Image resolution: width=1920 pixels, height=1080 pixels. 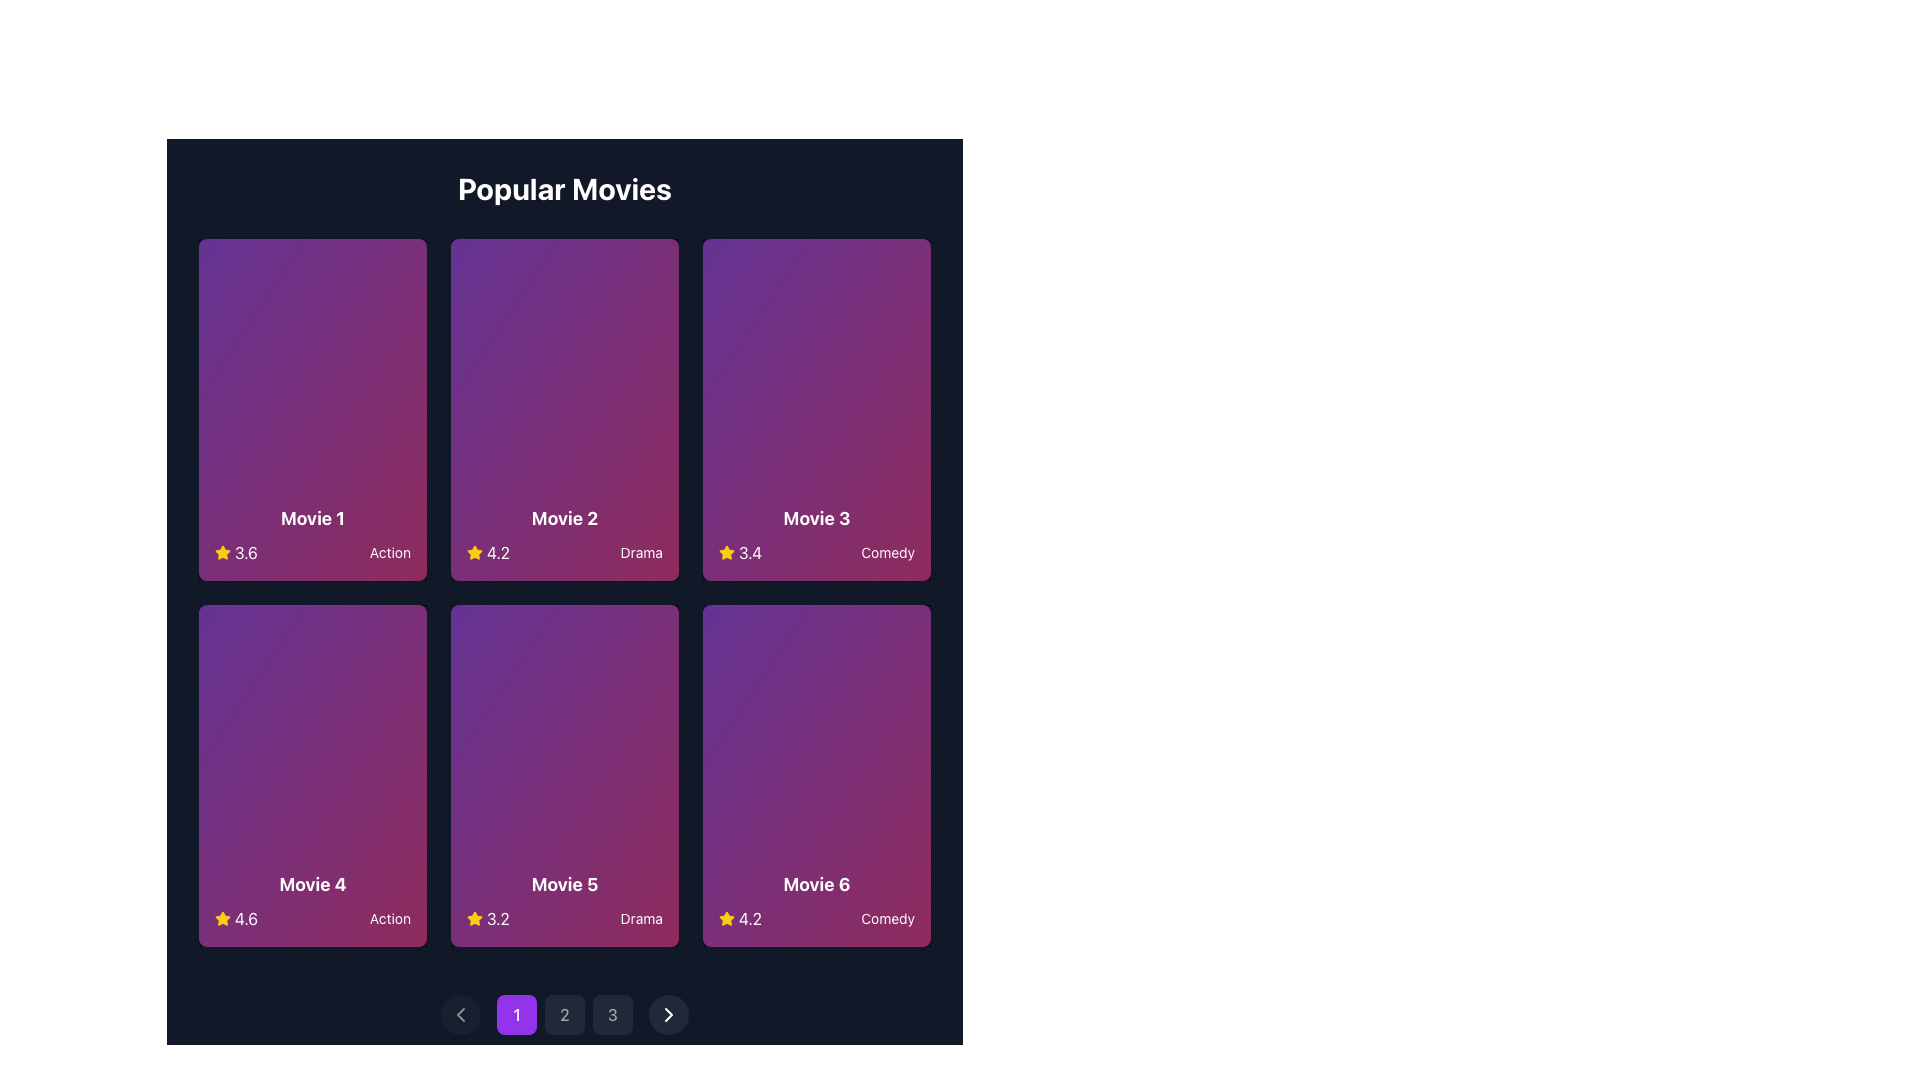 What do you see at coordinates (725, 918) in the screenshot?
I see `the star icon representing the rating of 'Movie 6', which is located at the bottom-left of the card next to the numeric rating '4.2'` at bounding box center [725, 918].